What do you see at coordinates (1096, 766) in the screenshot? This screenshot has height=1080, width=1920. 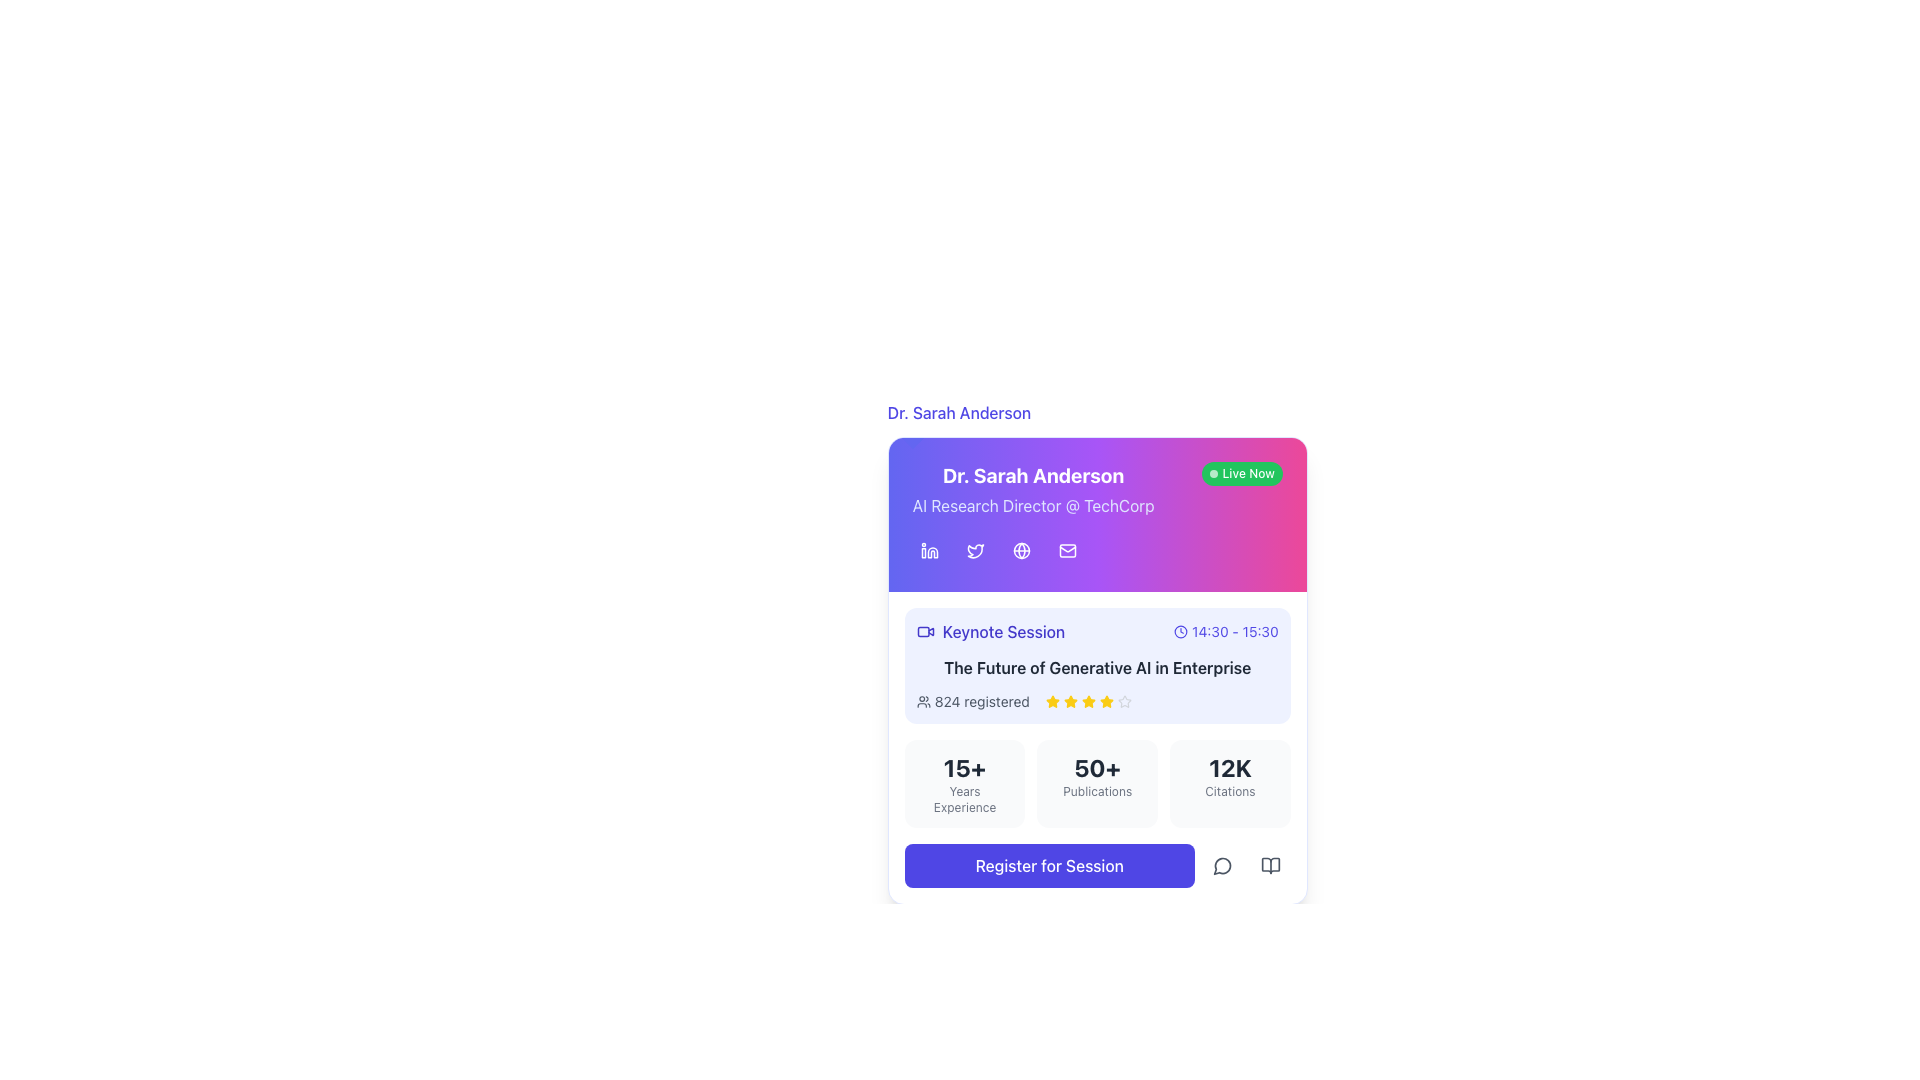 I see `the numerical statistic displayed in the text element indicating '50+' publications, centrally located within the card section of statistical information` at bounding box center [1096, 766].